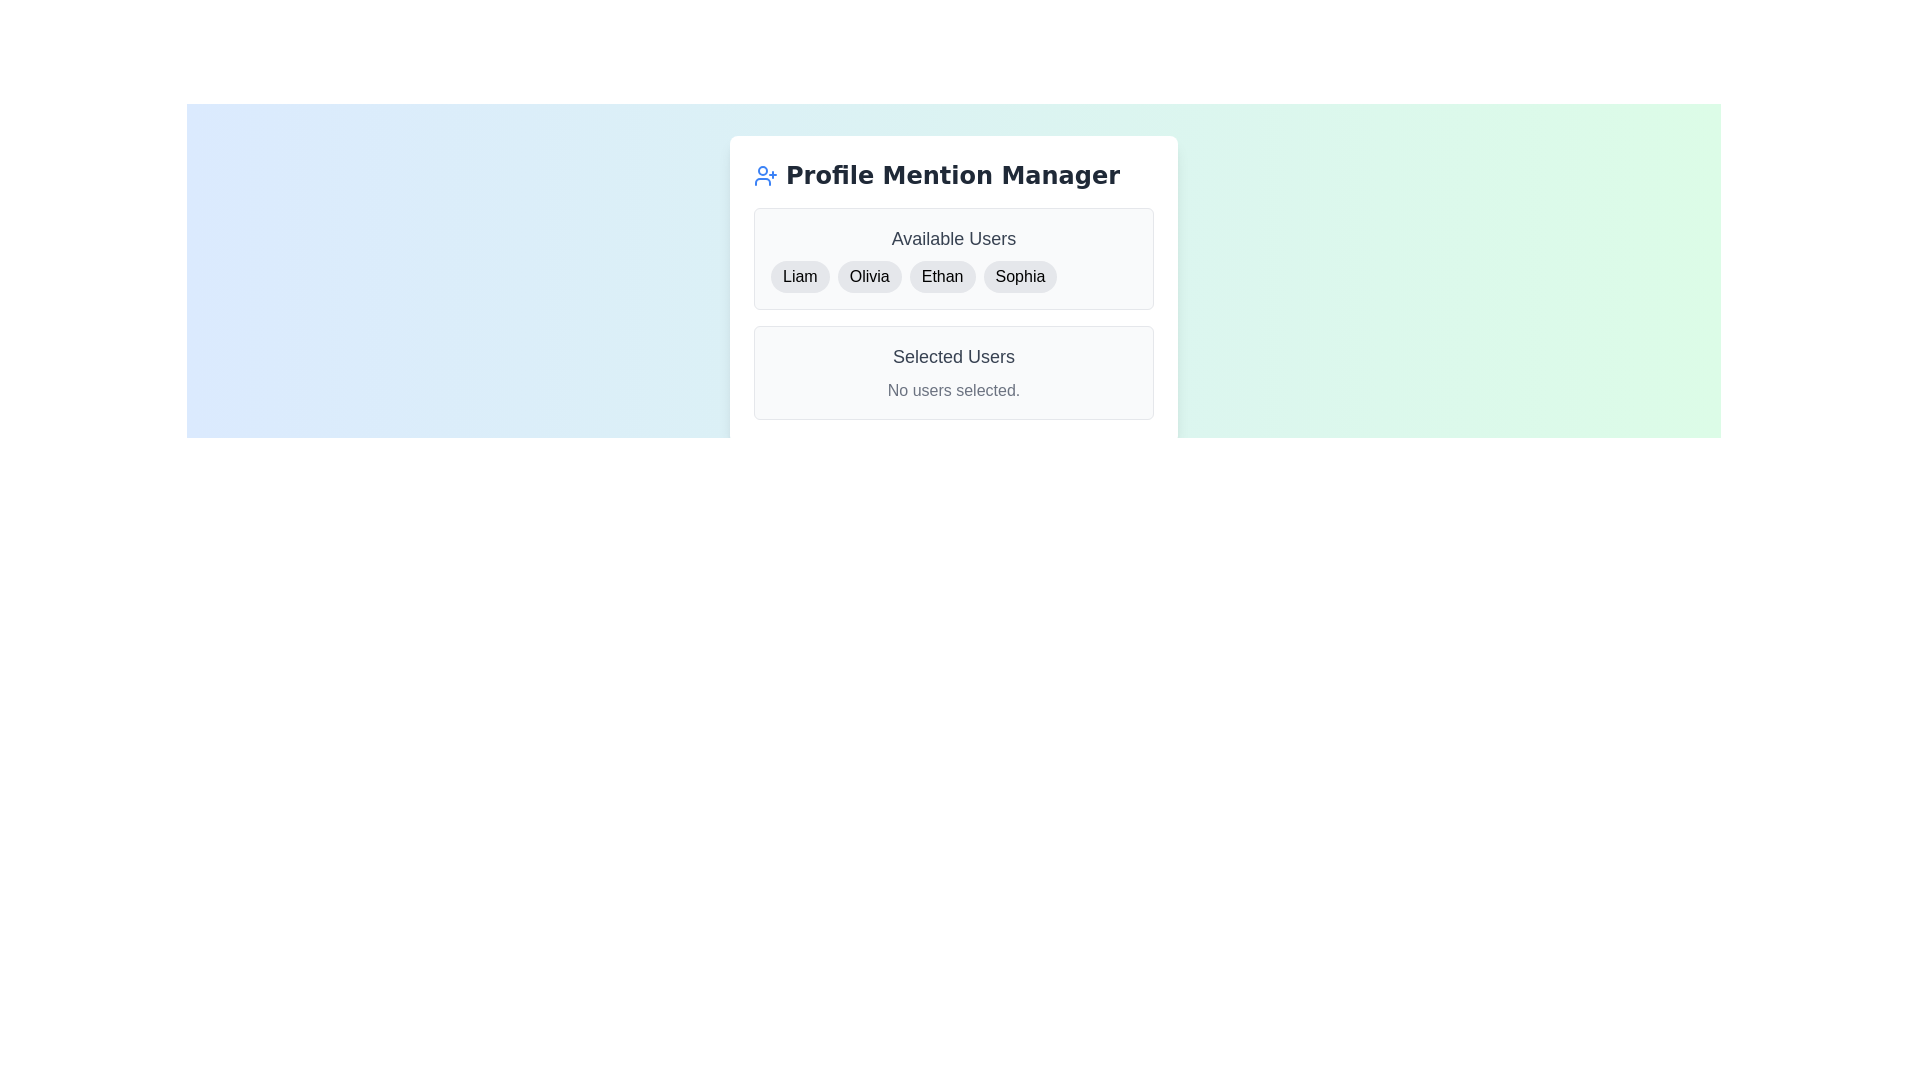 The width and height of the screenshot is (1920, 1080). What do you see at coordinates (1020, 277) in the screenshot?
I see `the rounded rectangle tag labeled 'Sophia'` at bounding box center [1020, 277].